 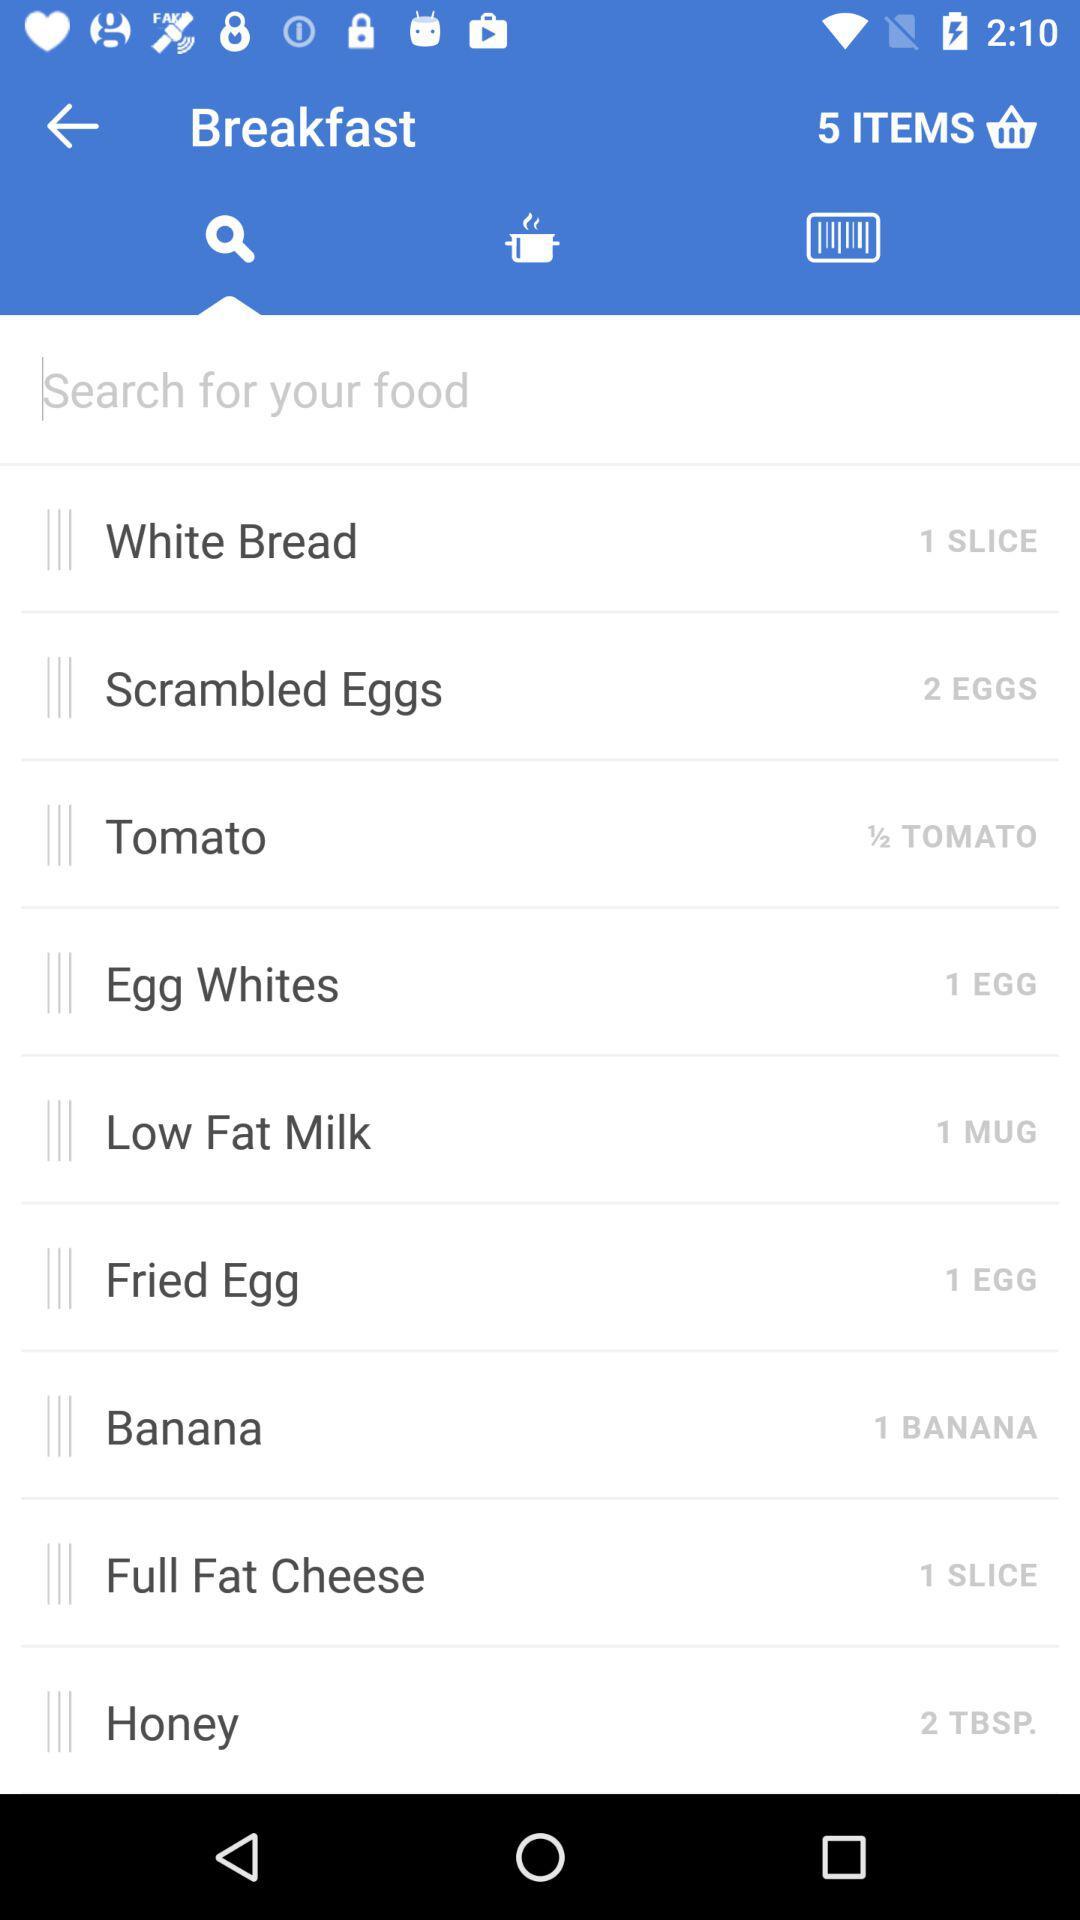 I want to click on search for your food, so click(x=540, y=388).